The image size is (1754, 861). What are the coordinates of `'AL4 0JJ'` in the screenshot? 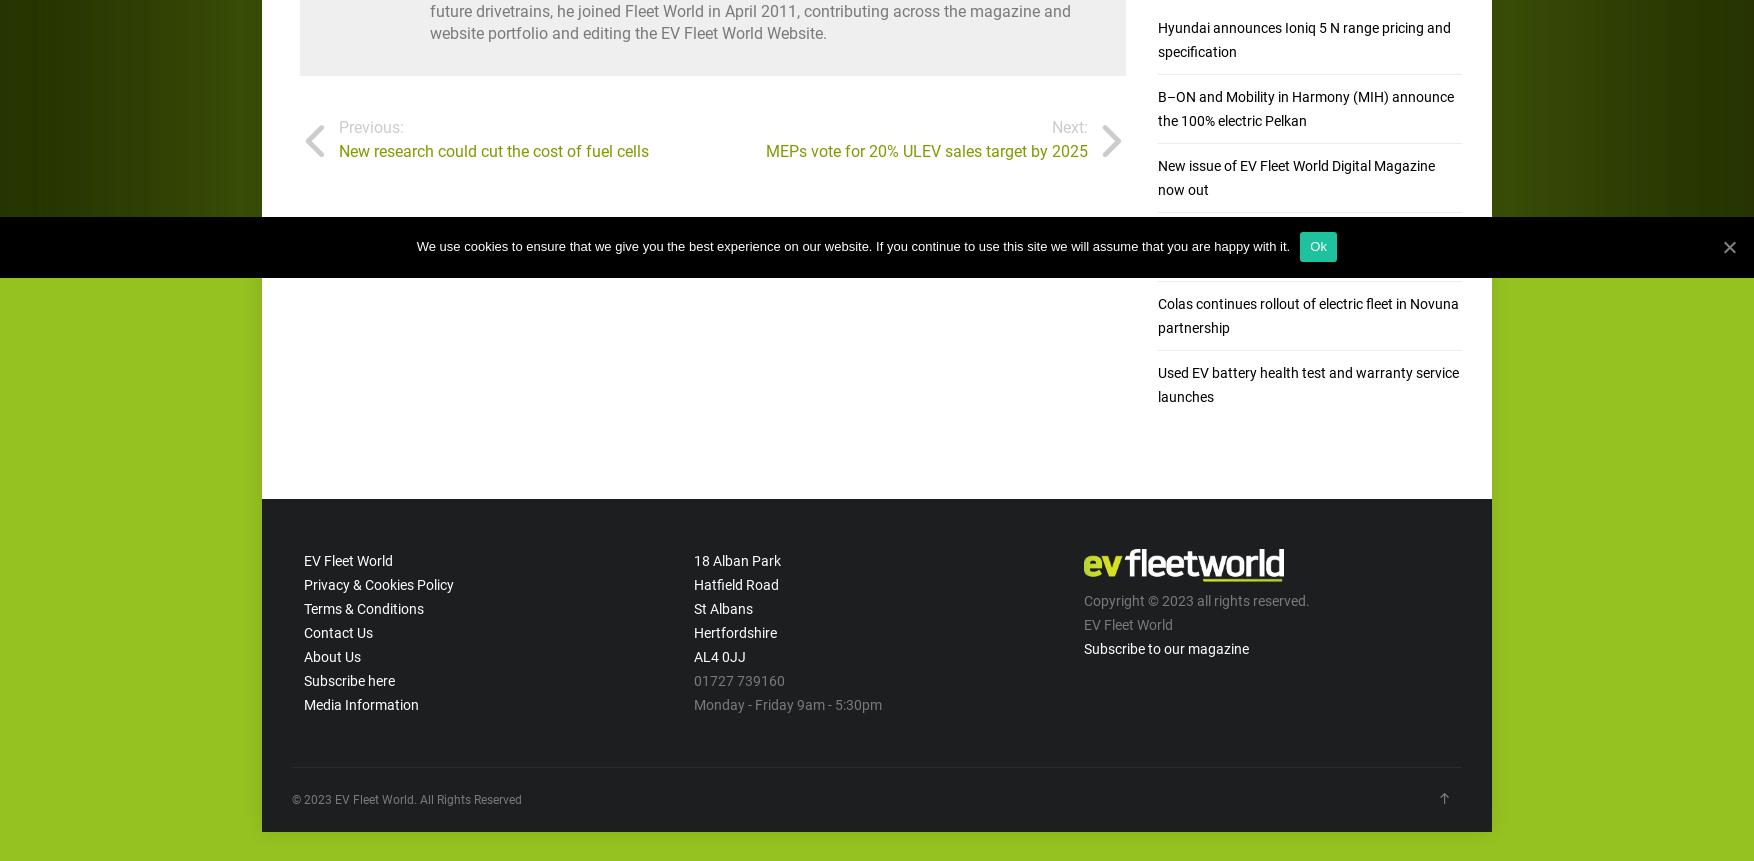 It's located at (718, 655).